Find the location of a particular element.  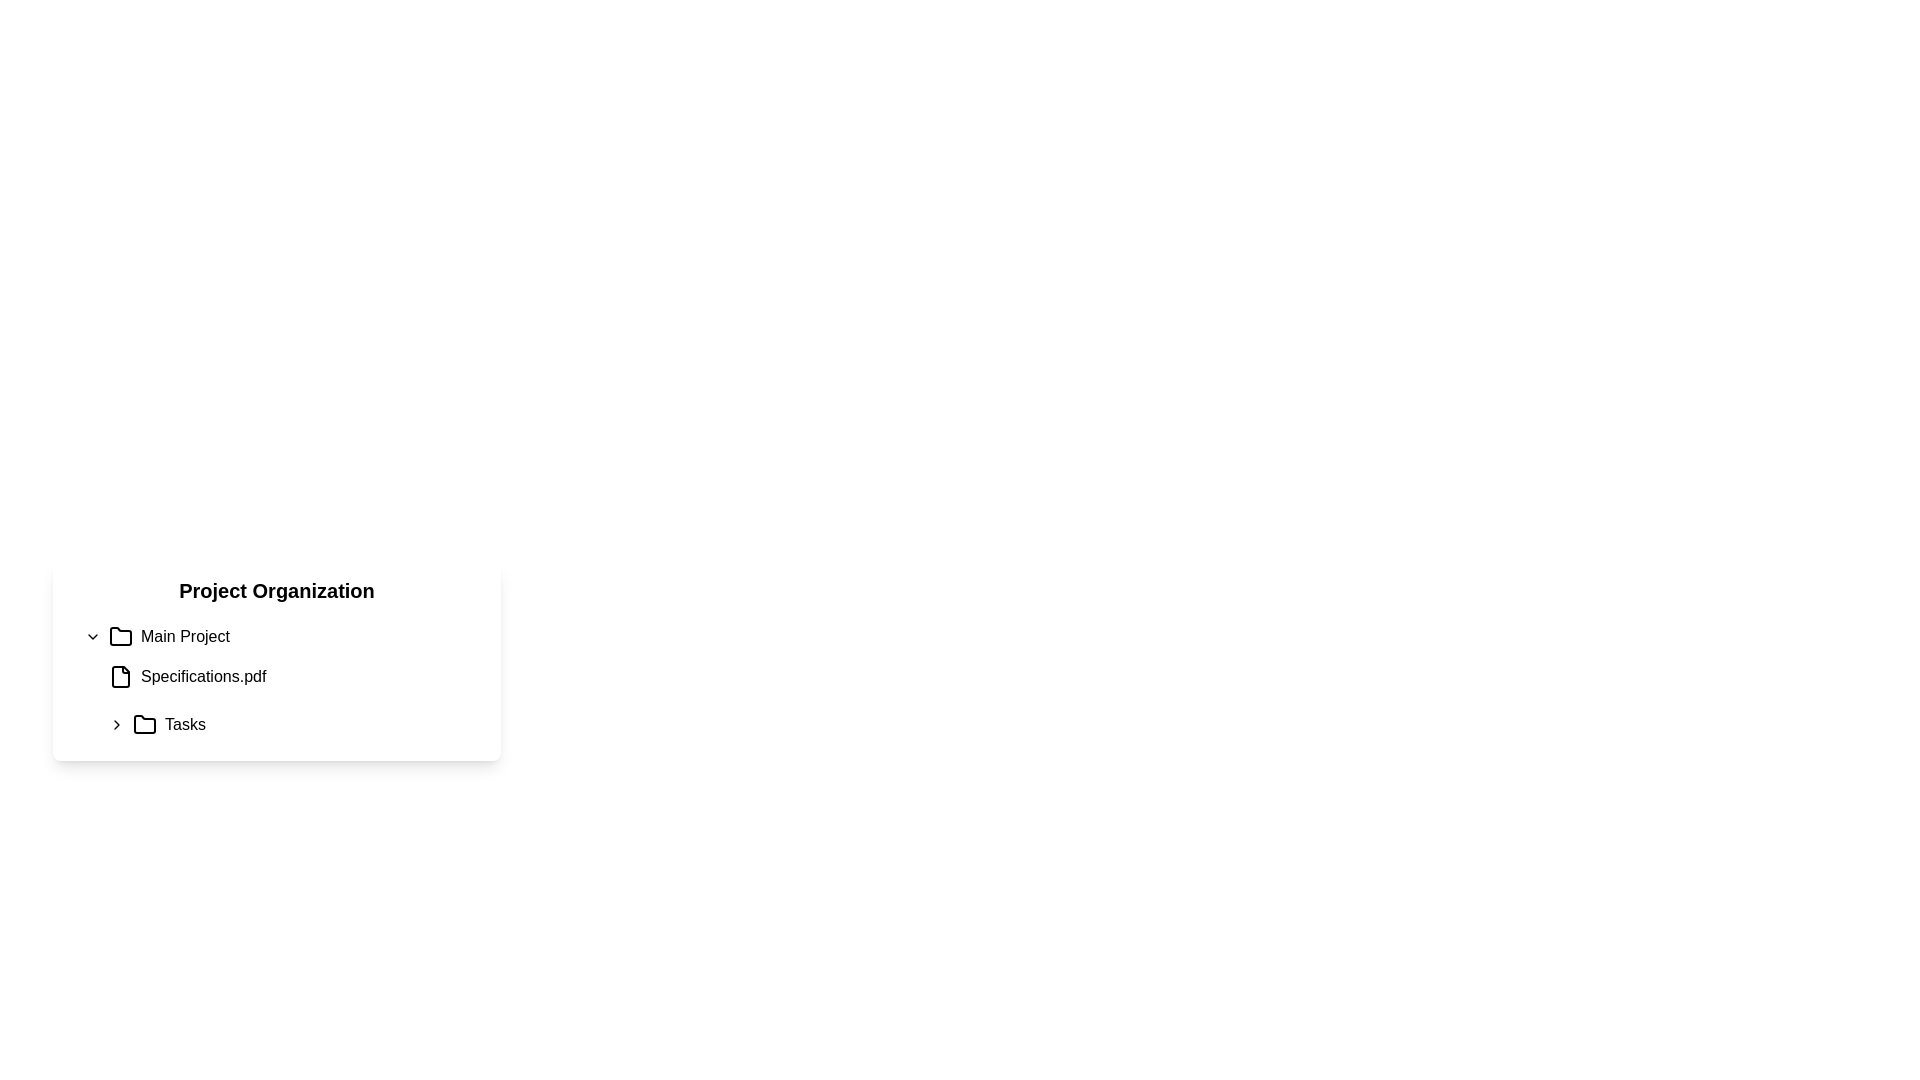

the folder icon represented in line-art style, located to the right of a chevron icon and to the left of the text 'Tasks' is located at coordinates (143, 725).